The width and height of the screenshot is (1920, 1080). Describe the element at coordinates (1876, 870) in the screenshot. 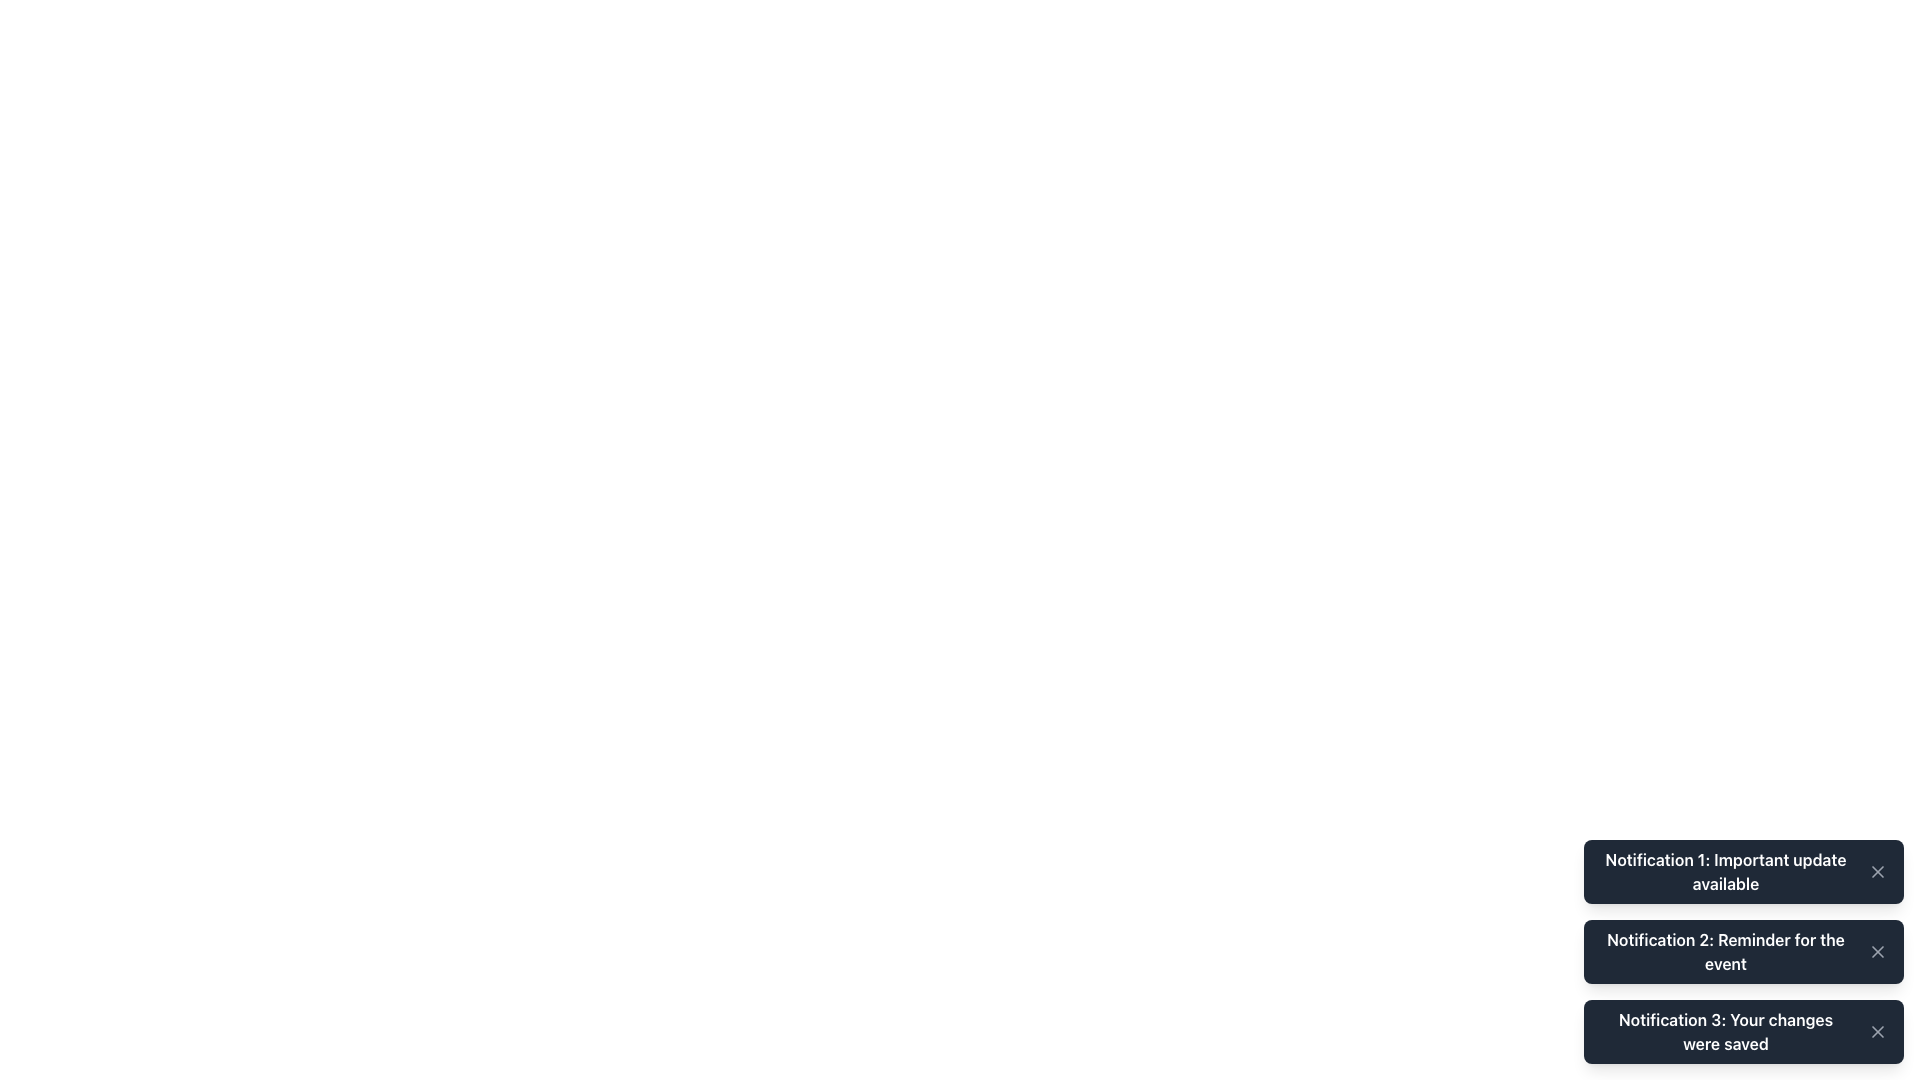

I see `the close button located at the top-right corner of 'Notification 1: Important update available.'` at that location.